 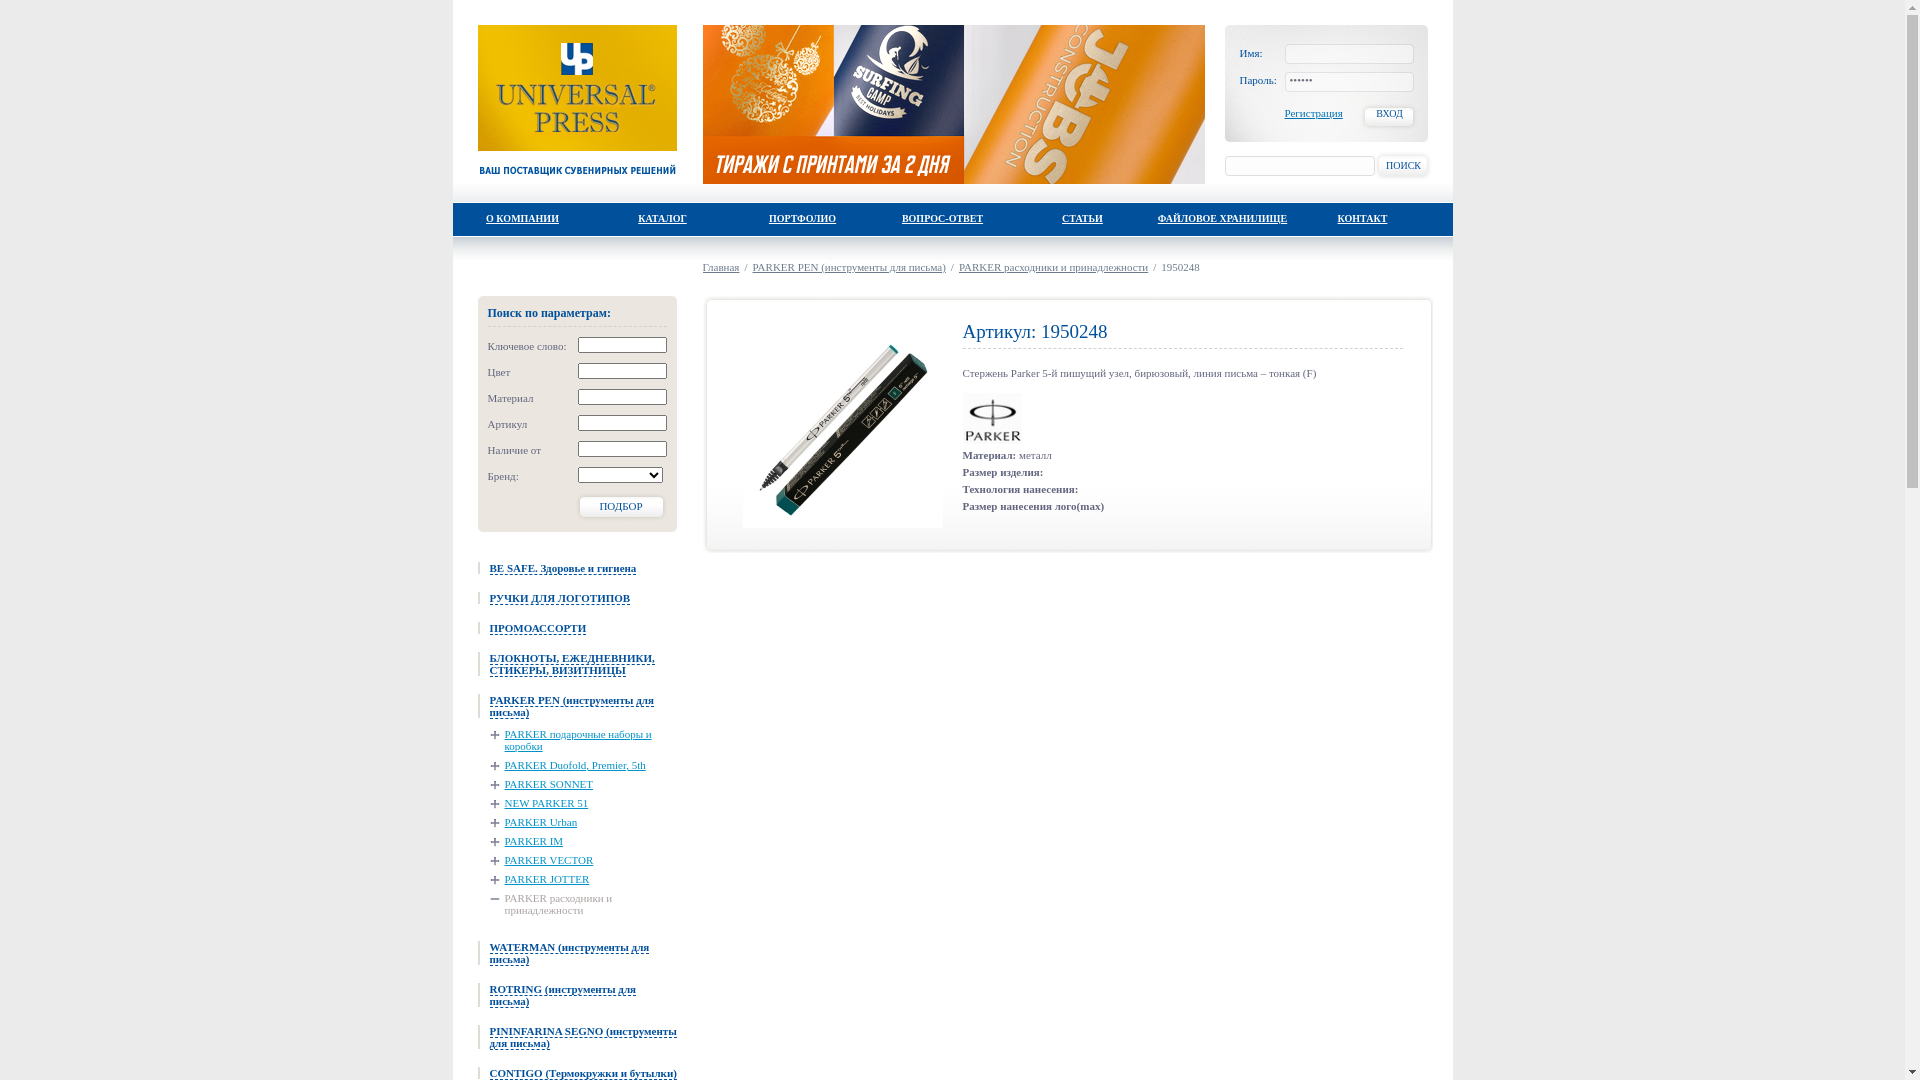 What do you see at coordinates (542, 782) in the screenshot?
I see `'PARKER SONNET'` at bounding box center [542, 782].